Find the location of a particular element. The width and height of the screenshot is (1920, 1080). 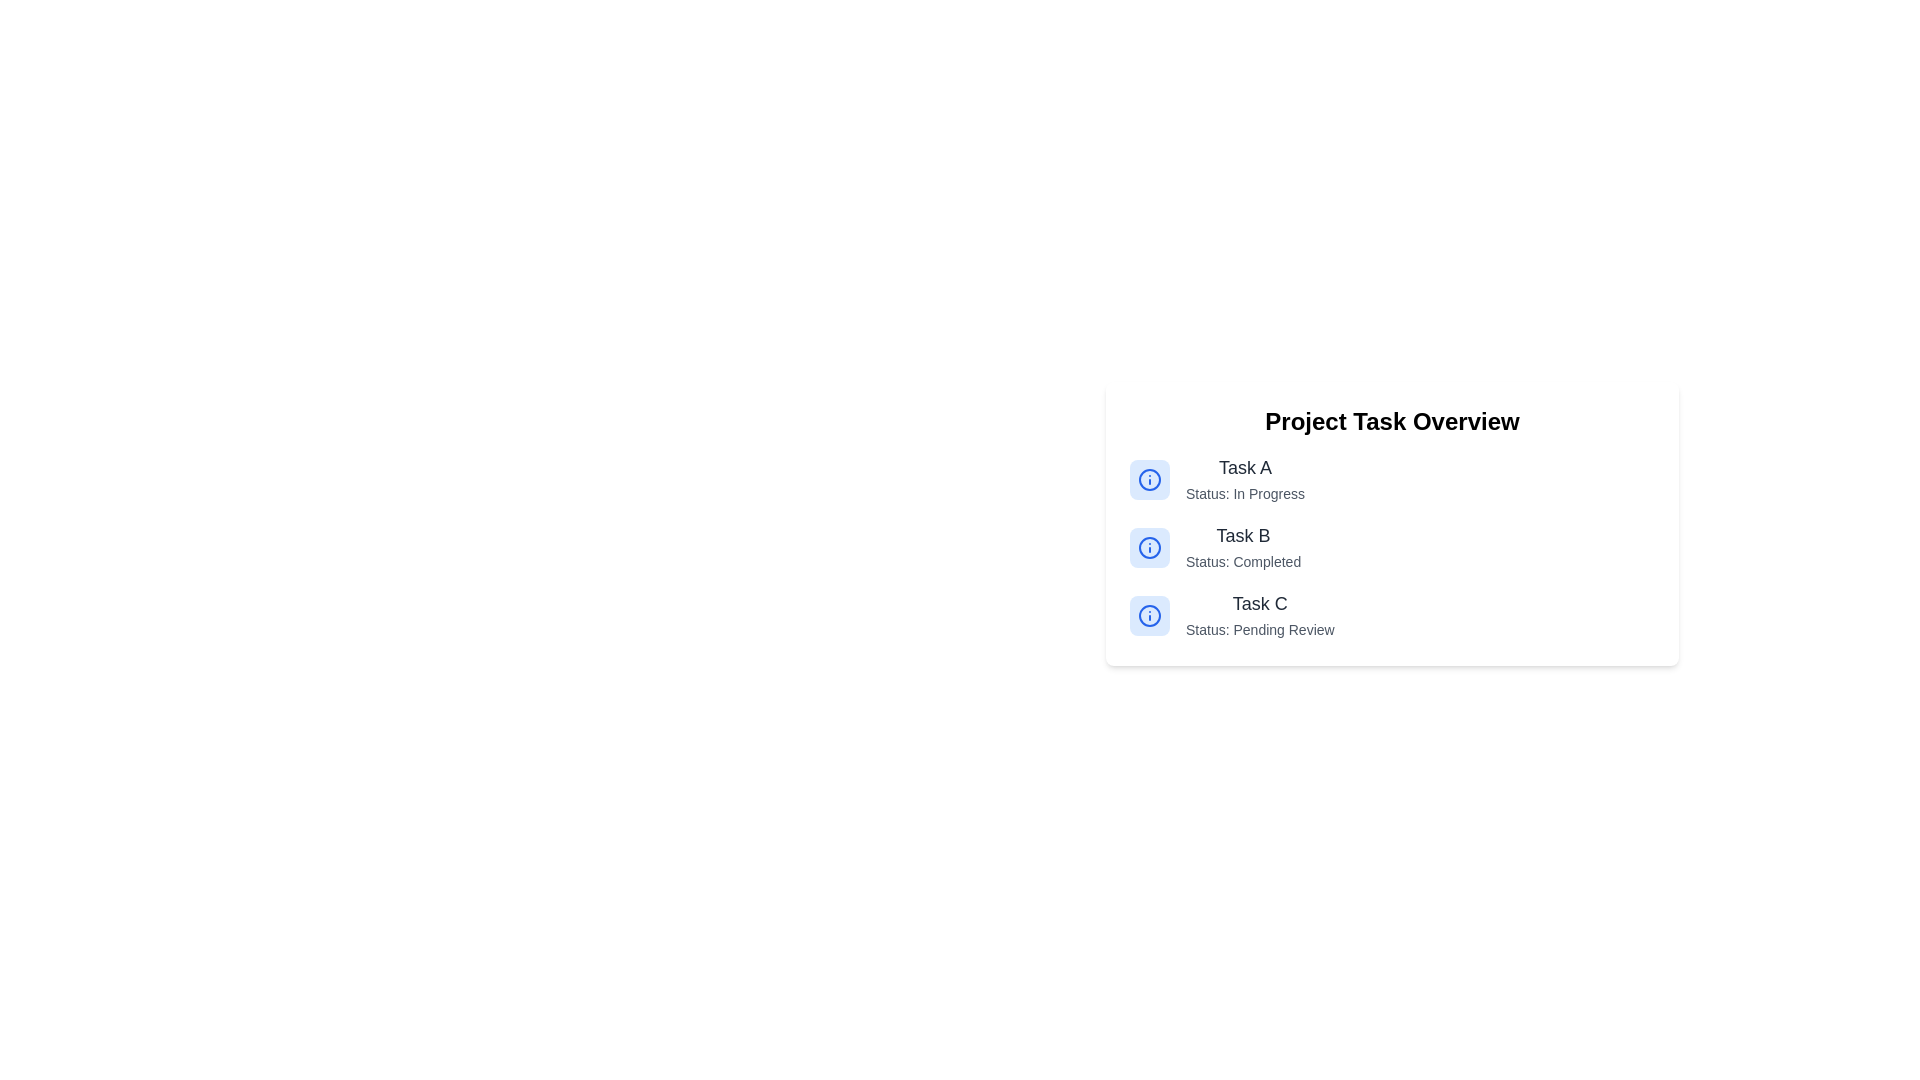

task name from the text element displaying 'Task B' in bold, larger font, located between 'Task A' and 'Task C' is located at coordinates (1242, 547).